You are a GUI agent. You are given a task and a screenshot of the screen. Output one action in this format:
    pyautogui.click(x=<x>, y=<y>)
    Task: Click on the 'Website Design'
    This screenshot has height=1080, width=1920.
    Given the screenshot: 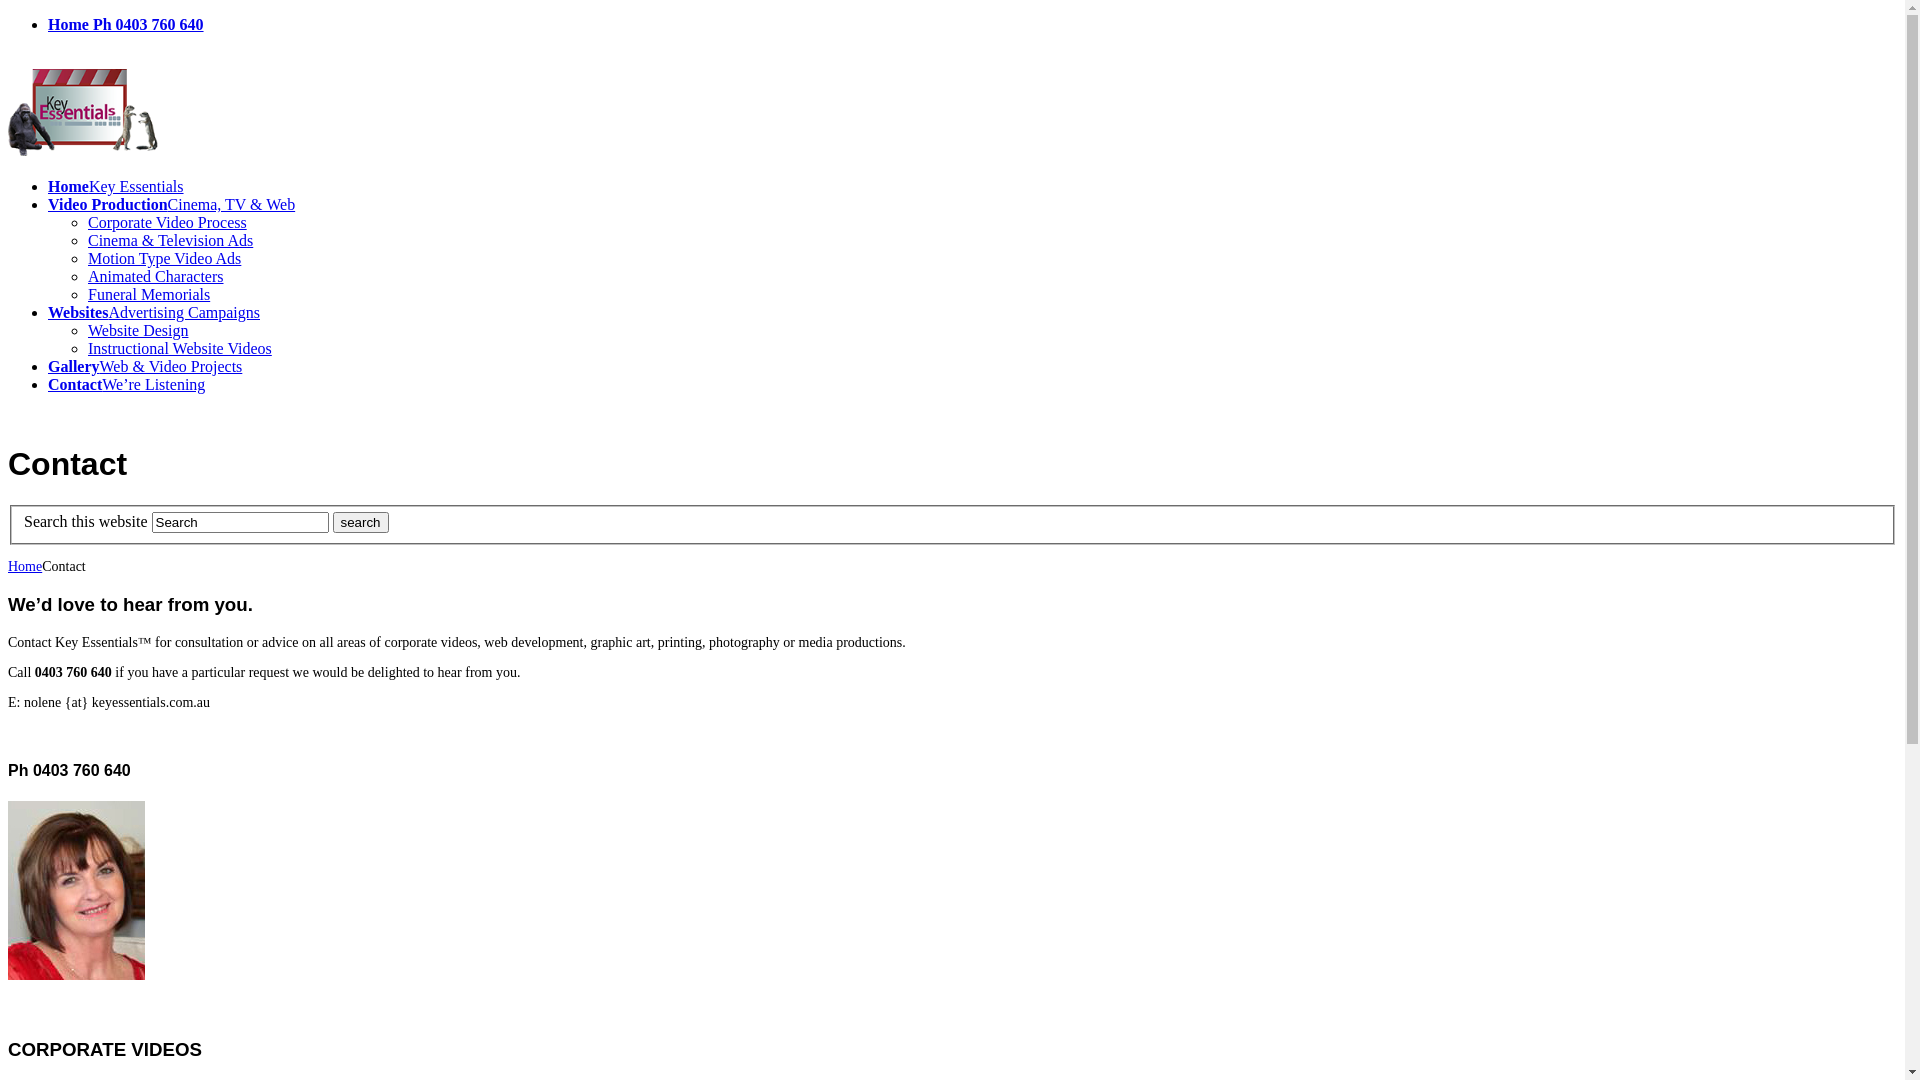 What is the action you would take?
    pyautogui.click(x=137, y=329)
    